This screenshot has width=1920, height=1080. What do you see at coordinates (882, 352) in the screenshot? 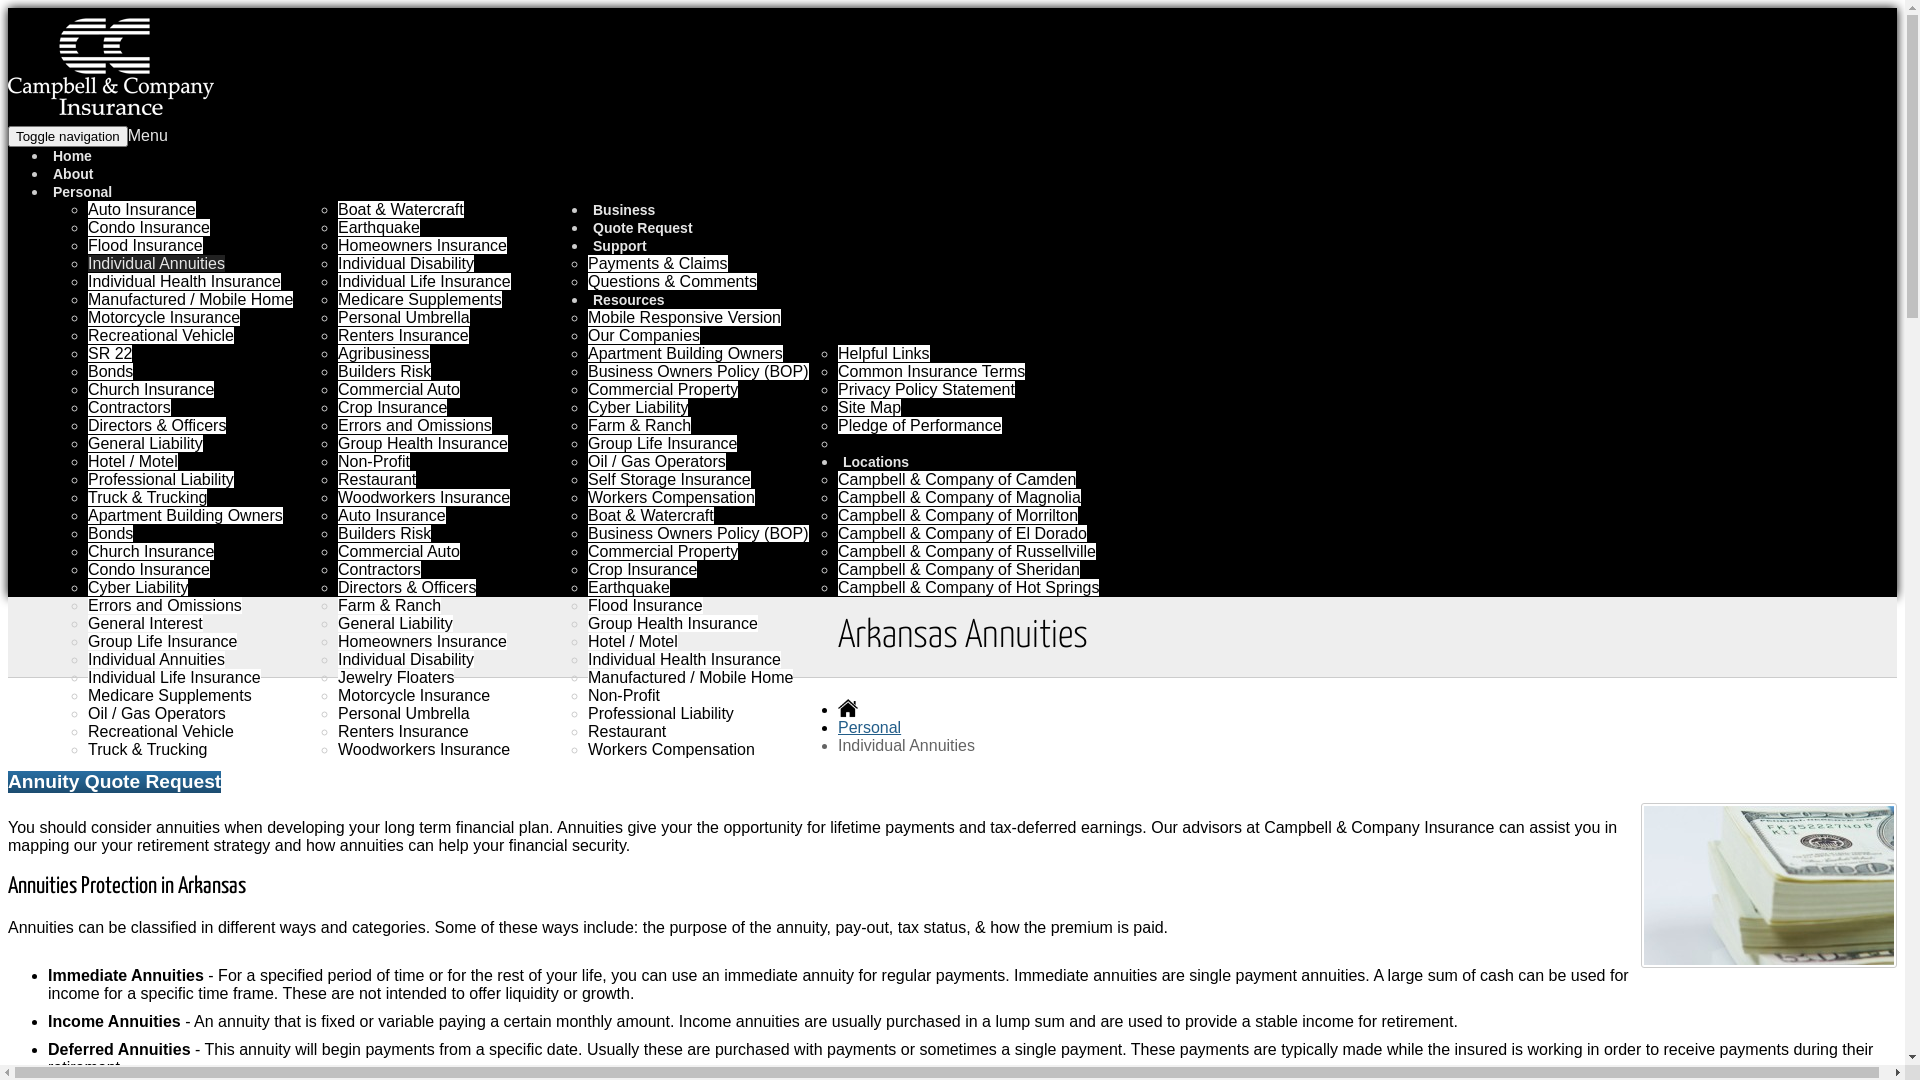
I see `'Helpful Links'` at bounding box center [882, 352].